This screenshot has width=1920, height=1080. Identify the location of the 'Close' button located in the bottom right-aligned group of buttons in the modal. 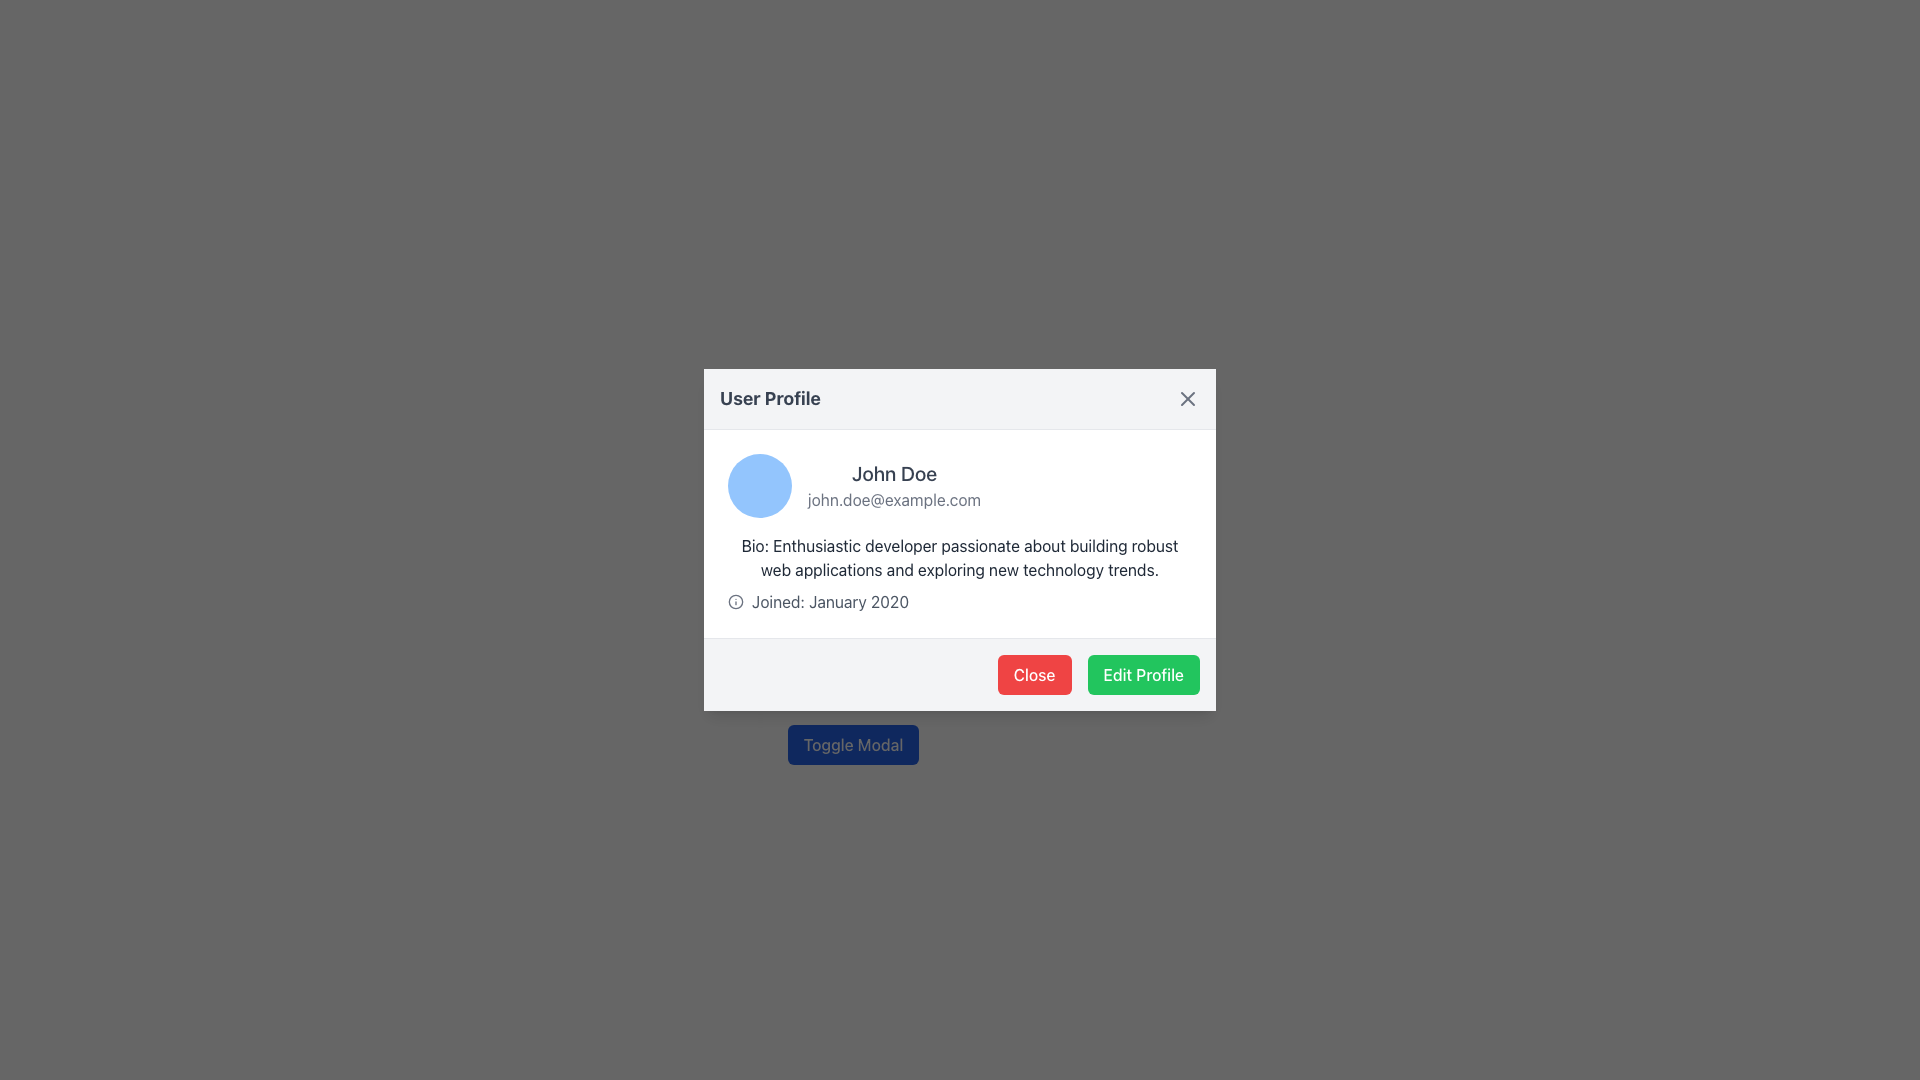
(1034, 675).